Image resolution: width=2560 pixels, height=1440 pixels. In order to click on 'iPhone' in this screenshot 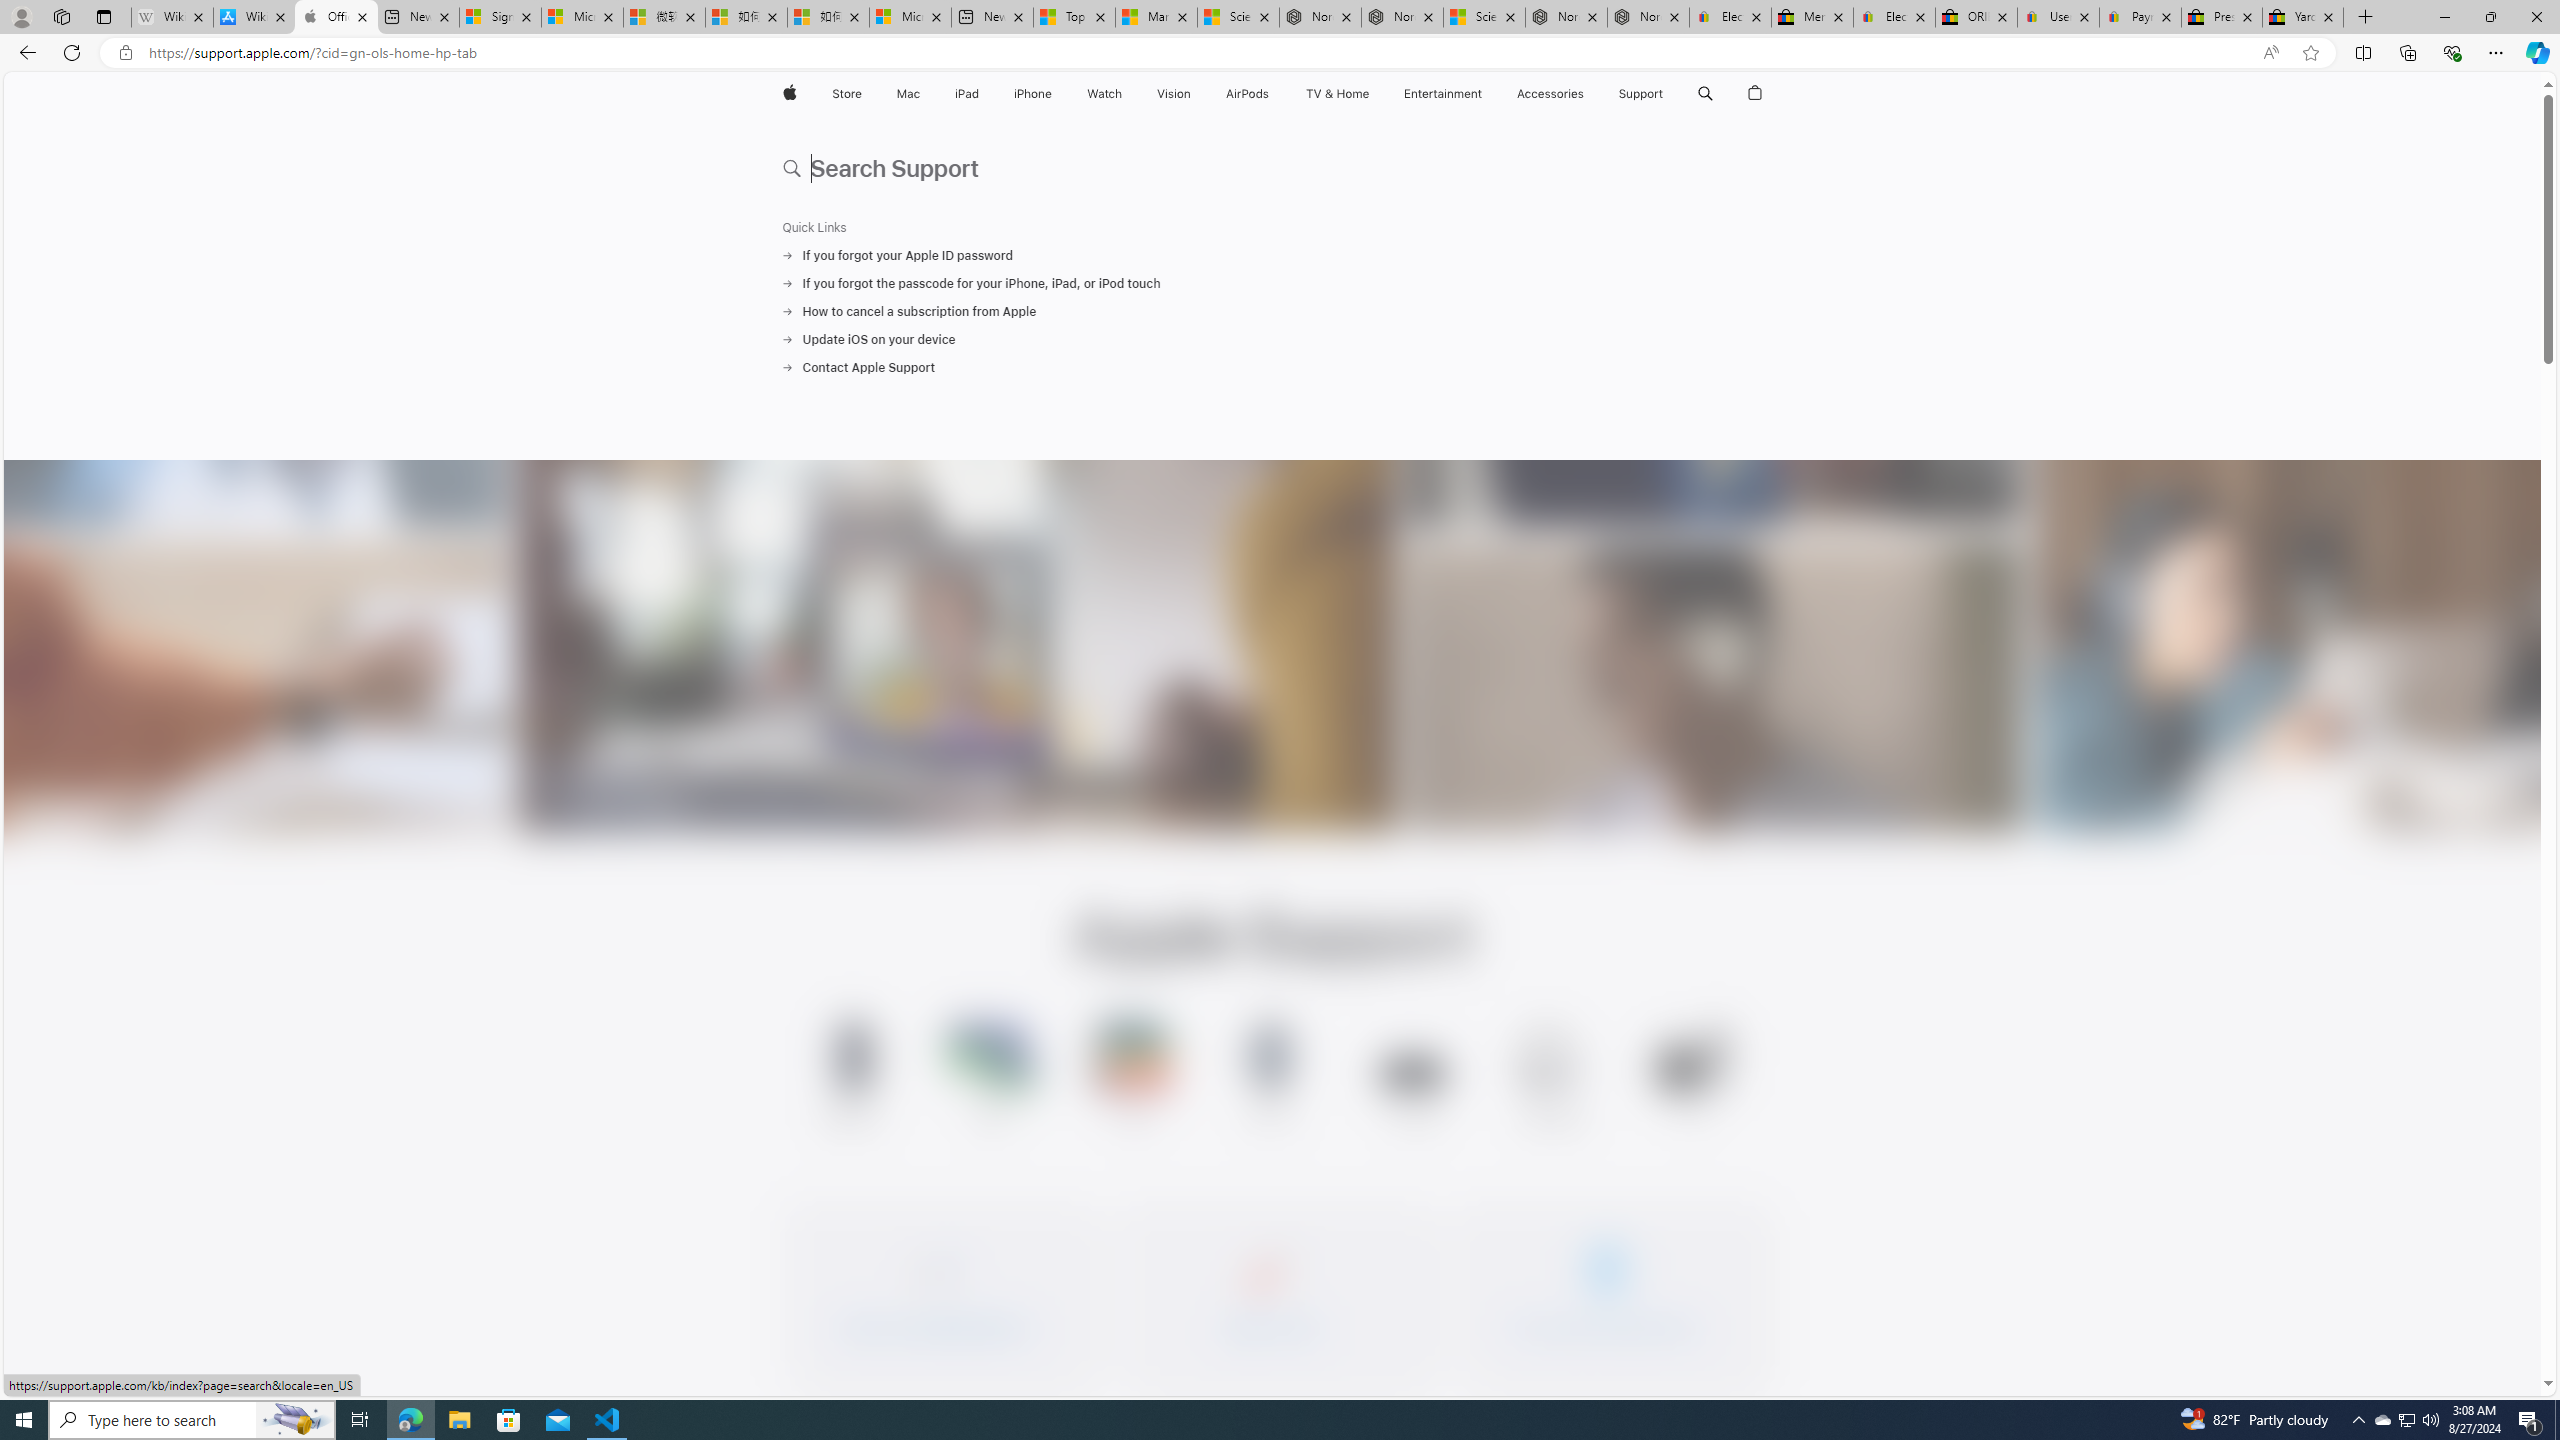, I will do `click(1031, 93)`.